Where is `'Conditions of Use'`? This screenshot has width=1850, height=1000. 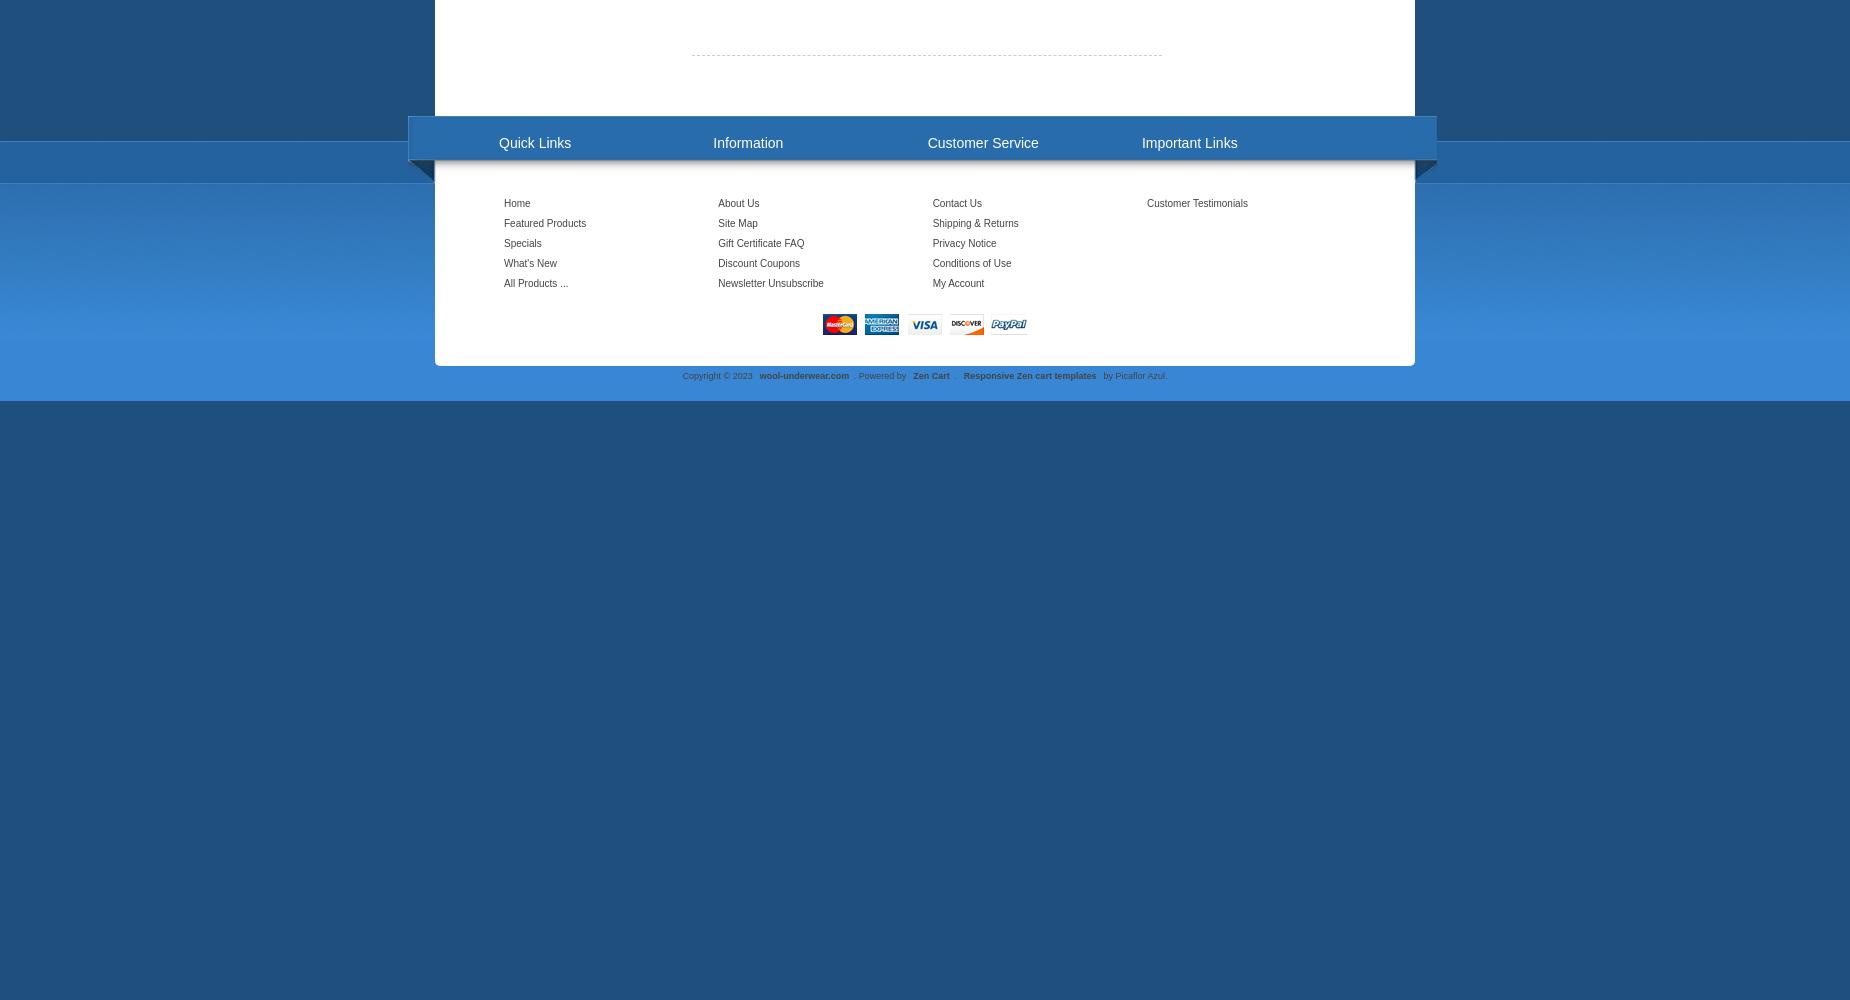
'Conditions of Use' is located at coordinates (970, 263).